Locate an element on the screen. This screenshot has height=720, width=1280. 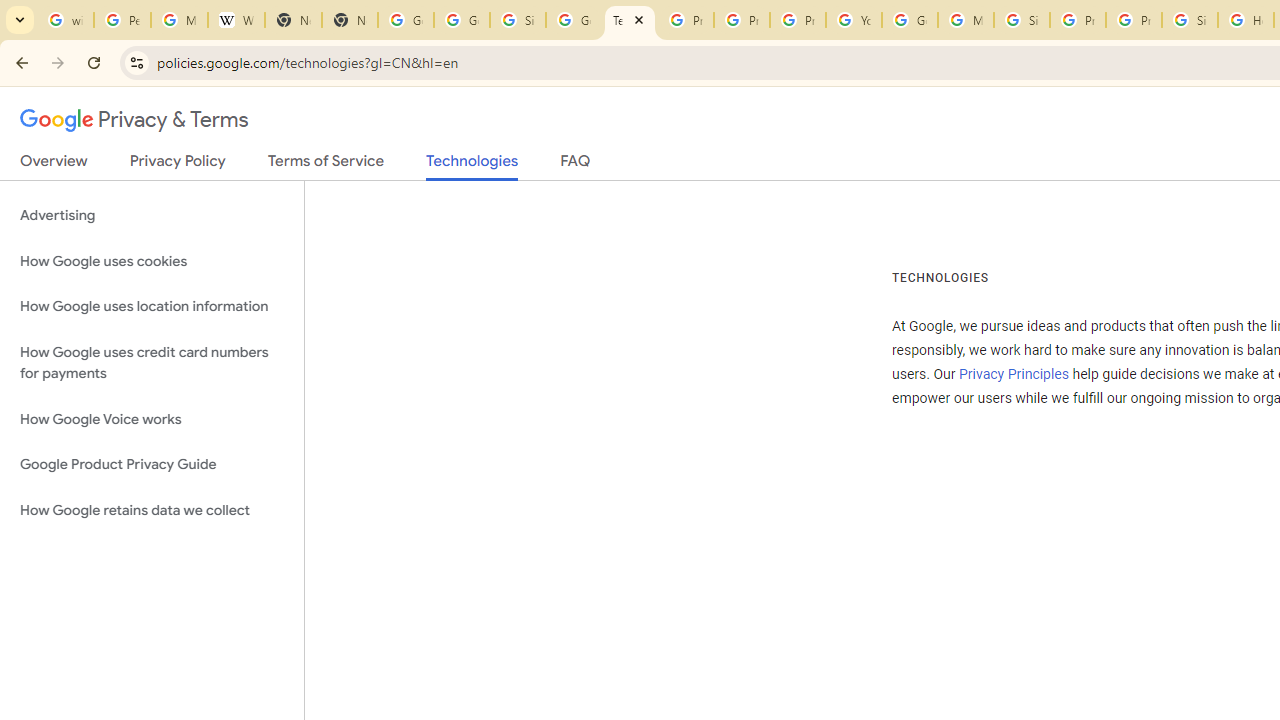
'How Google retains data we collect' is located at coordinates (151, 509).